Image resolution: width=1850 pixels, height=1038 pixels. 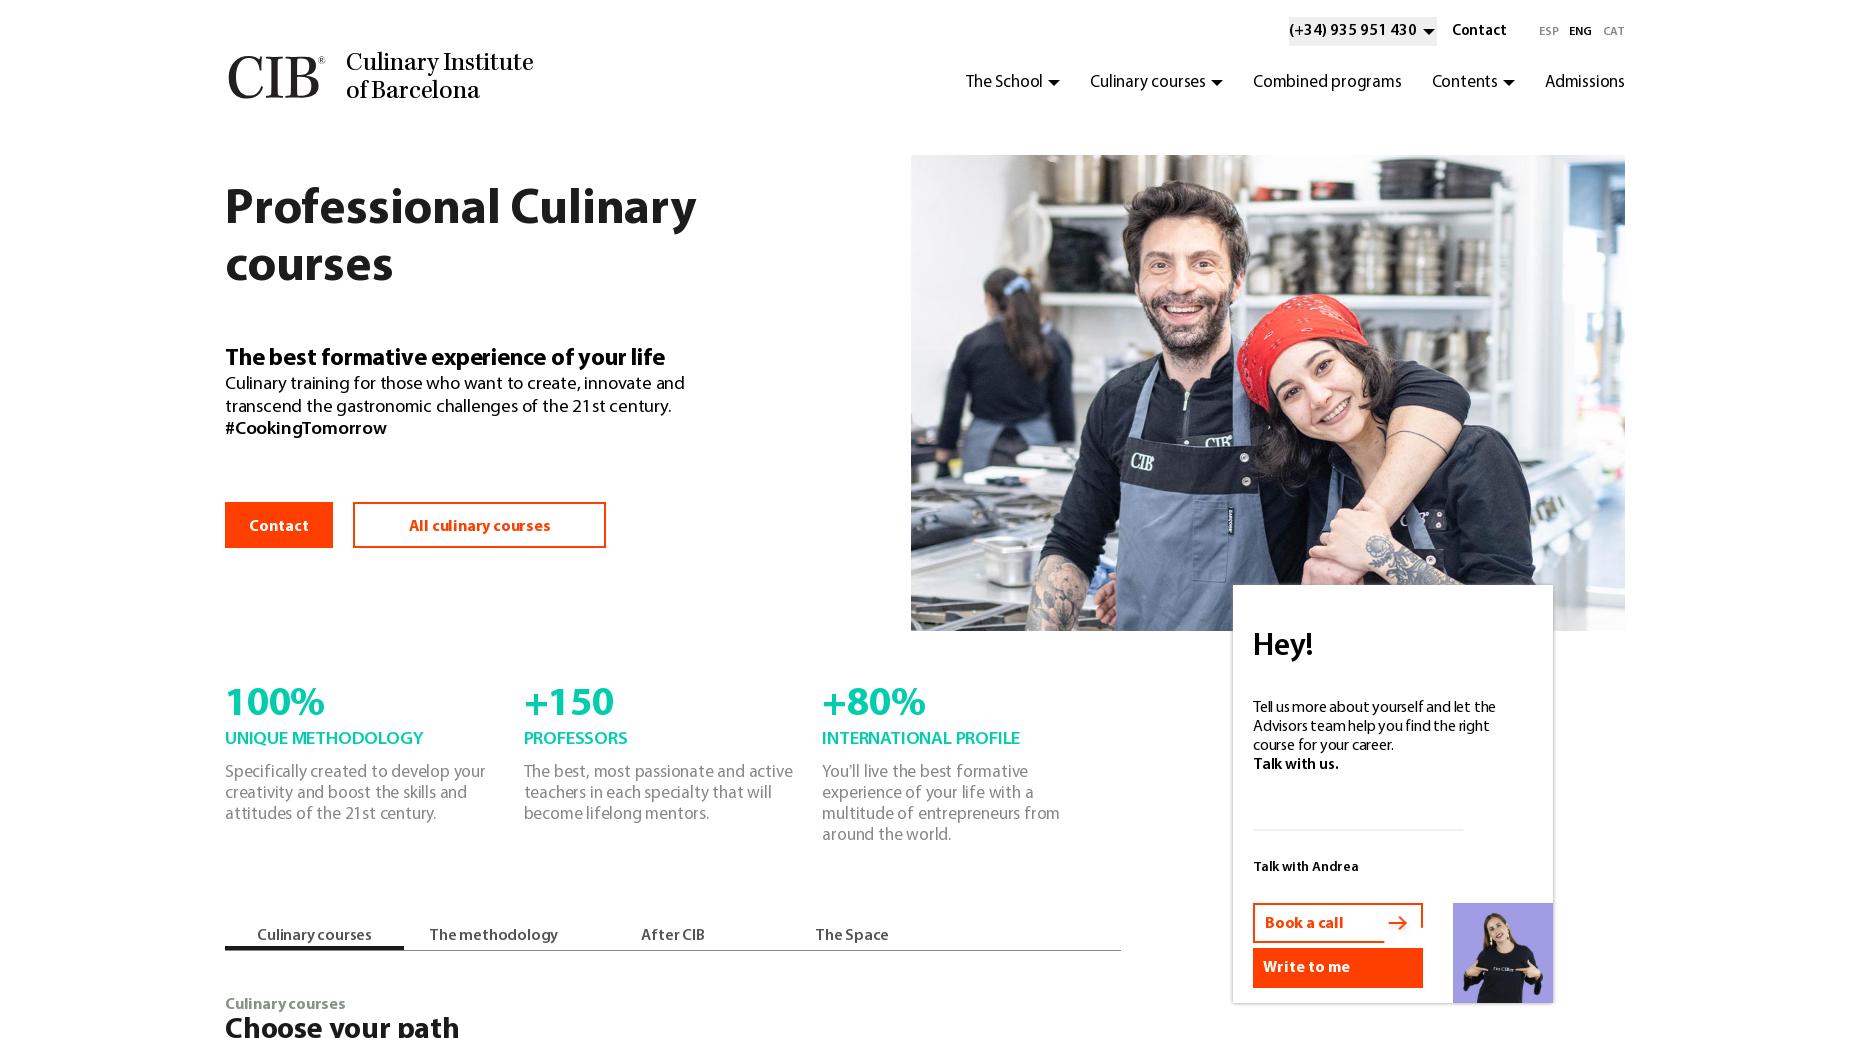 I want to click on 'Specifically created to develop your creativity and boost the skills and attitudes of the 21st century.', so click(x=354, y=793).